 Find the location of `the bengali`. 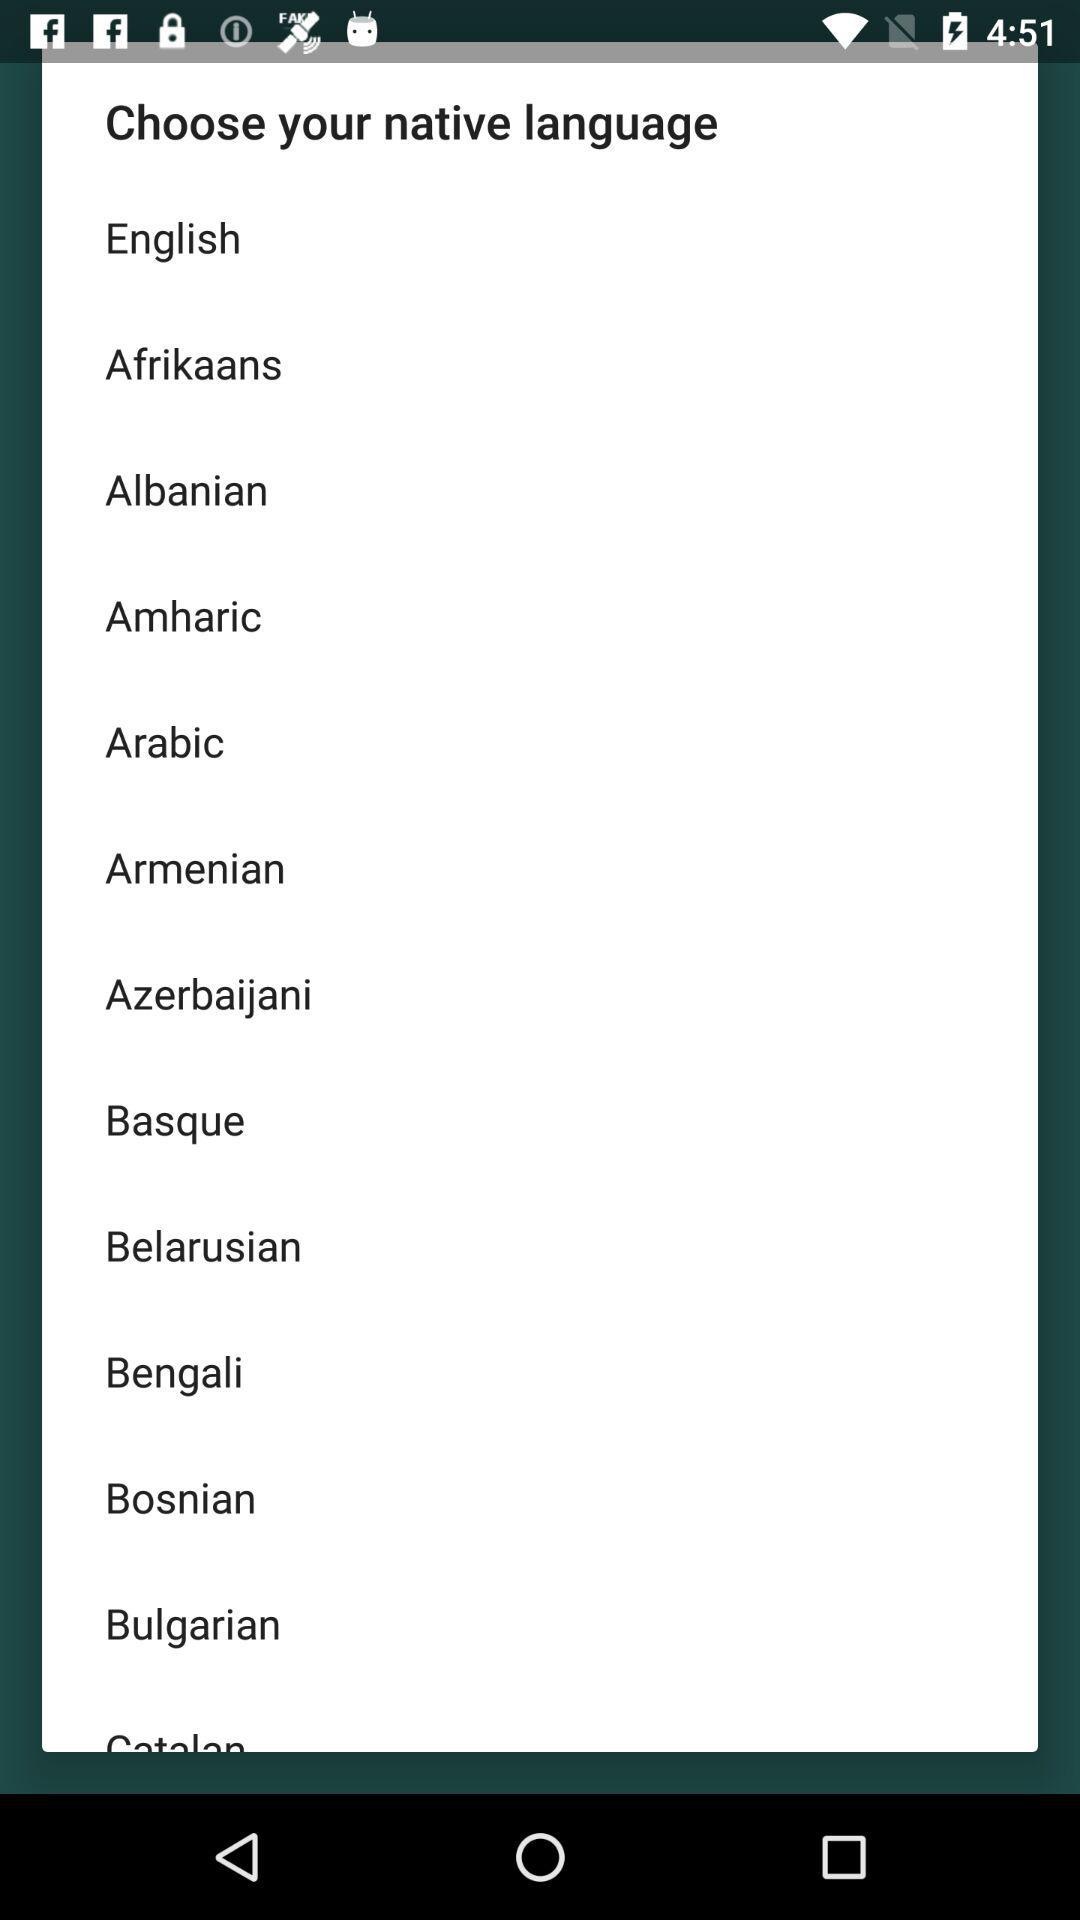

the bengali is located at coordinates (540, 1370).